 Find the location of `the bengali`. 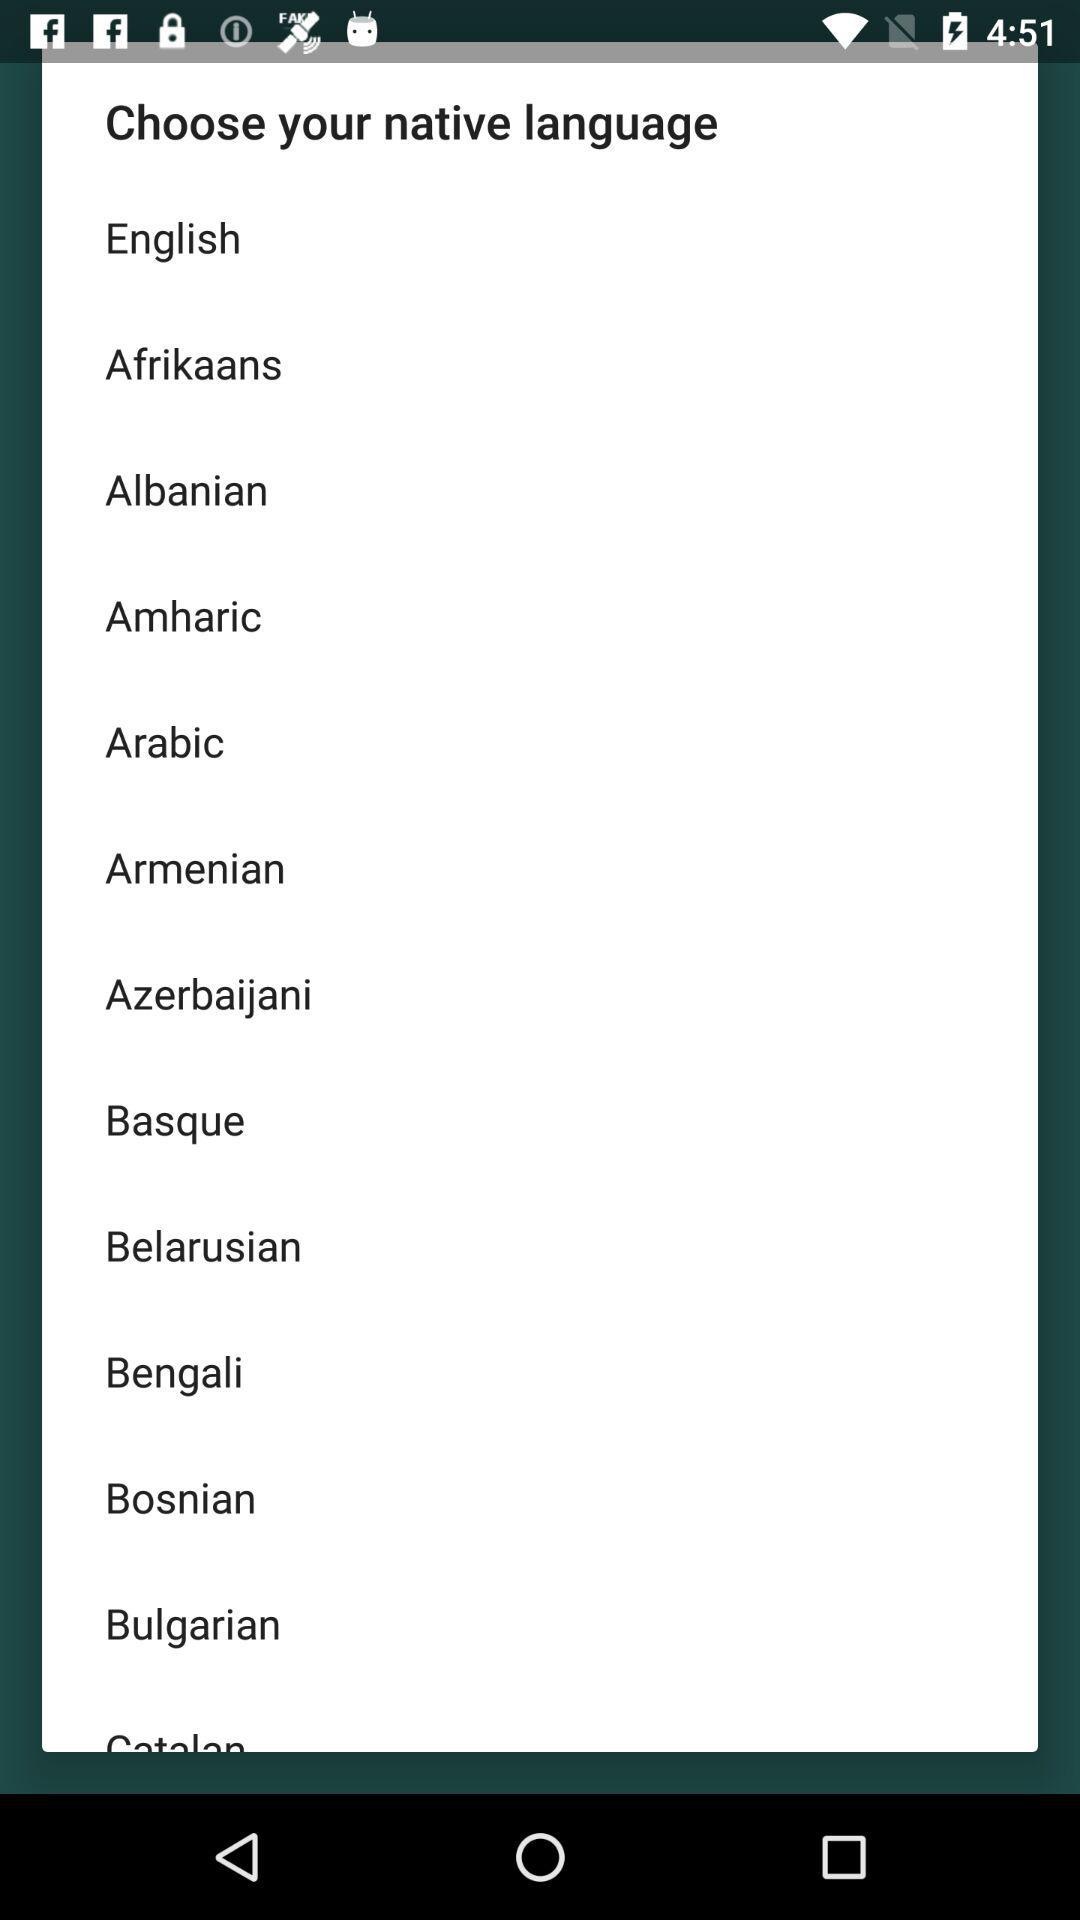

the bengali is located at coordinates (540, 1370).